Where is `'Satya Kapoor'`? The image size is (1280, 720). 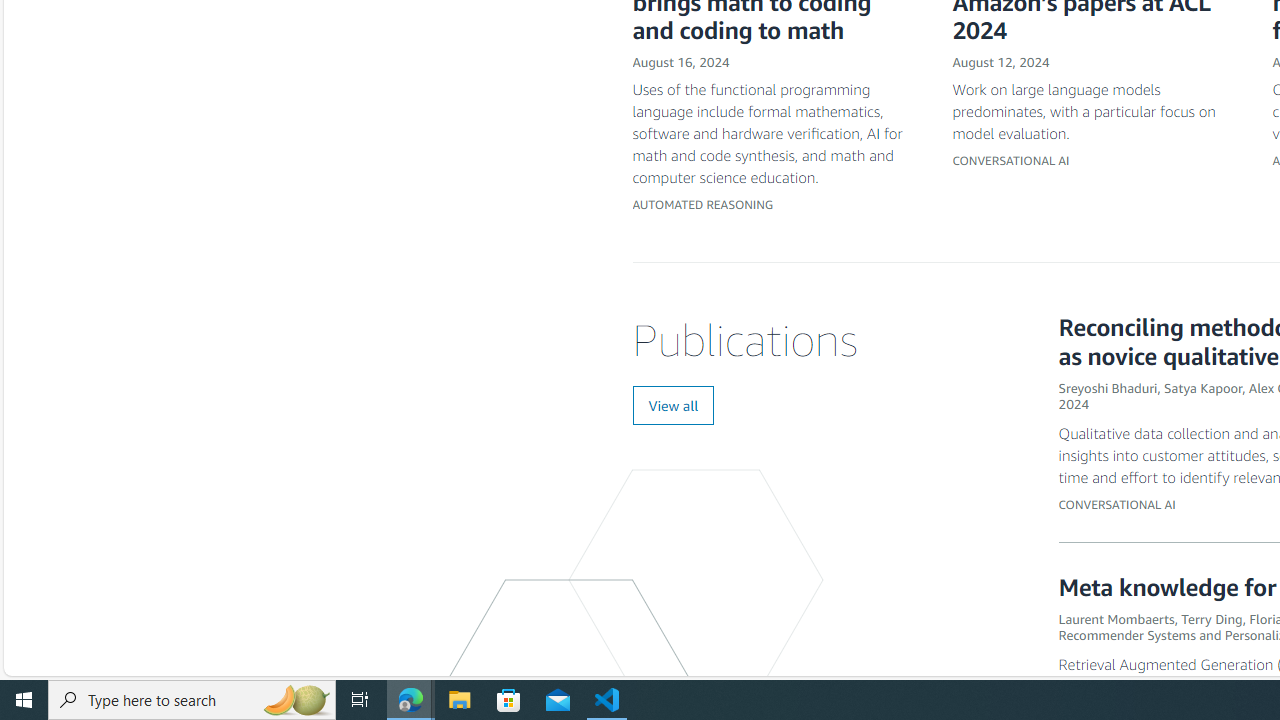
'Satya Kapoor' is located at coordinates (1202, 387).